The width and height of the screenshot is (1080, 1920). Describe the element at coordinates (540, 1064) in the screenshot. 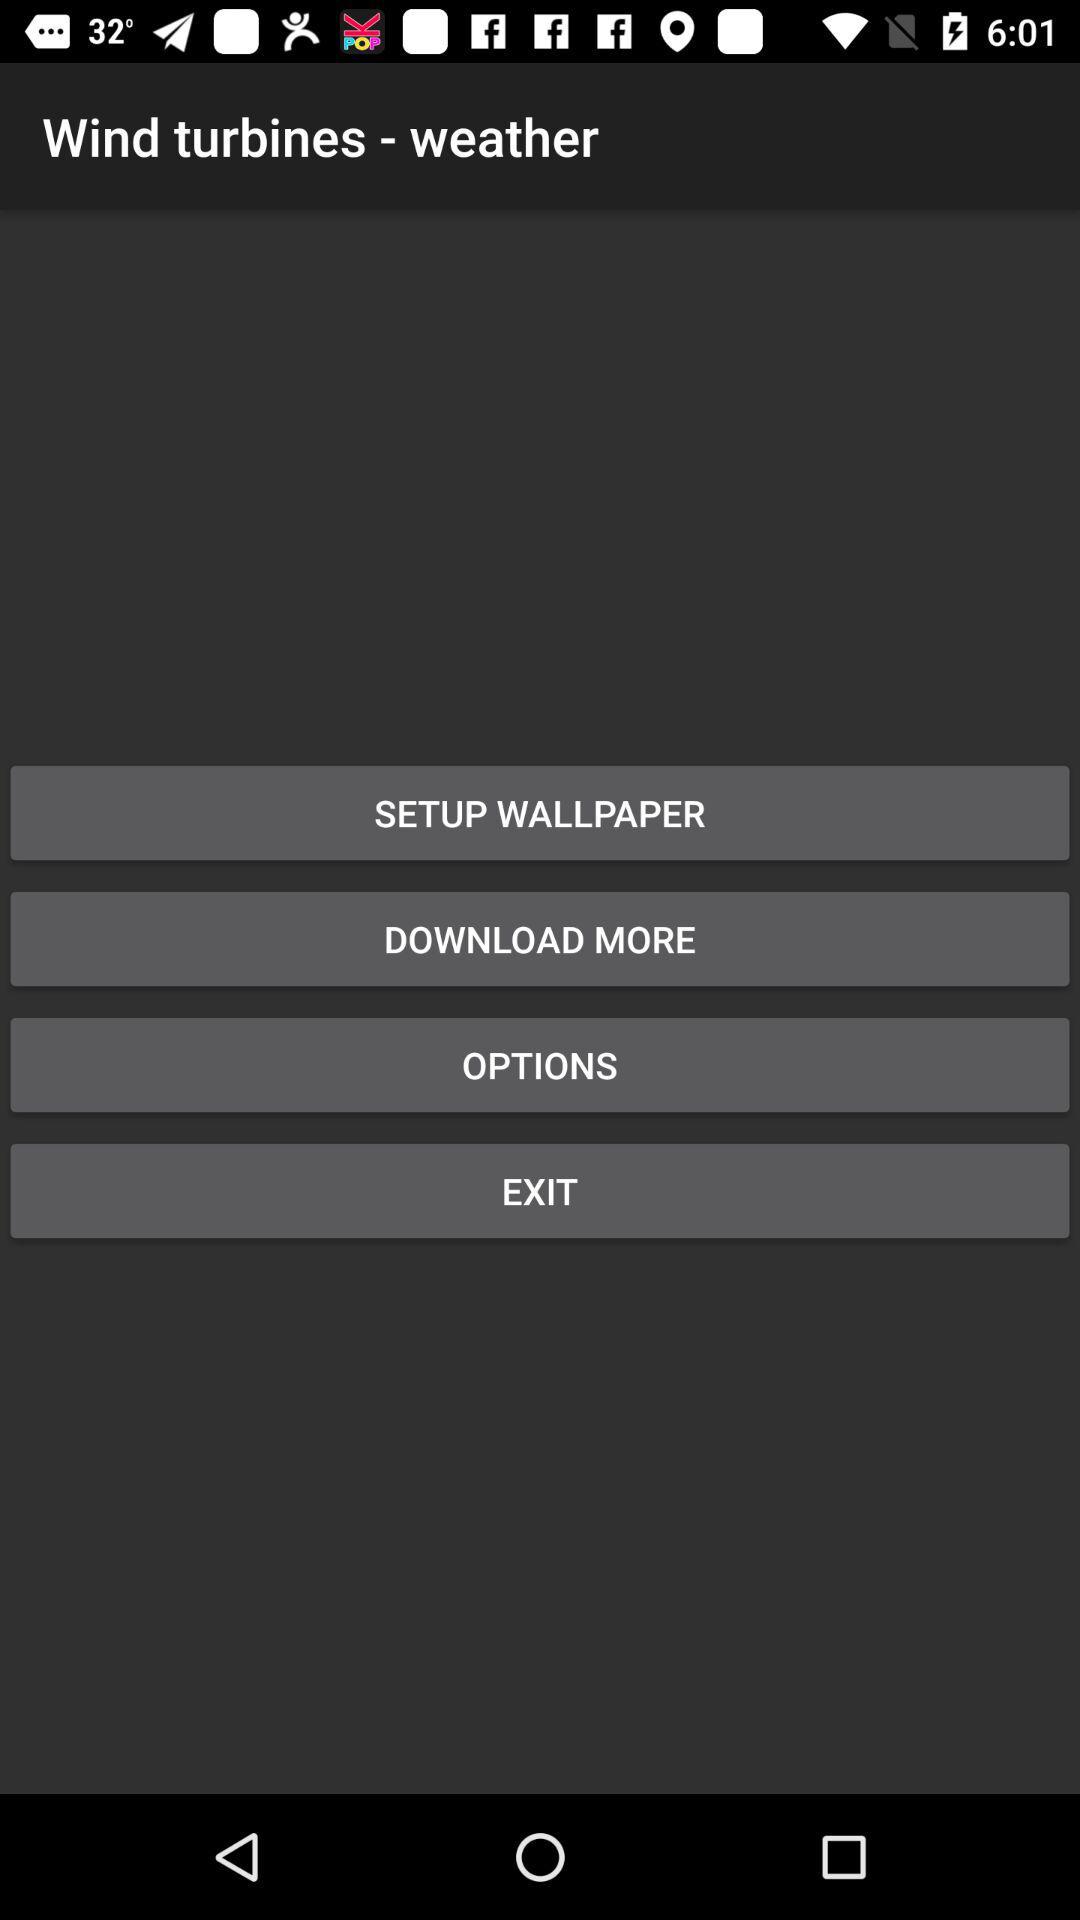

I see `button above exit icon` at that location.